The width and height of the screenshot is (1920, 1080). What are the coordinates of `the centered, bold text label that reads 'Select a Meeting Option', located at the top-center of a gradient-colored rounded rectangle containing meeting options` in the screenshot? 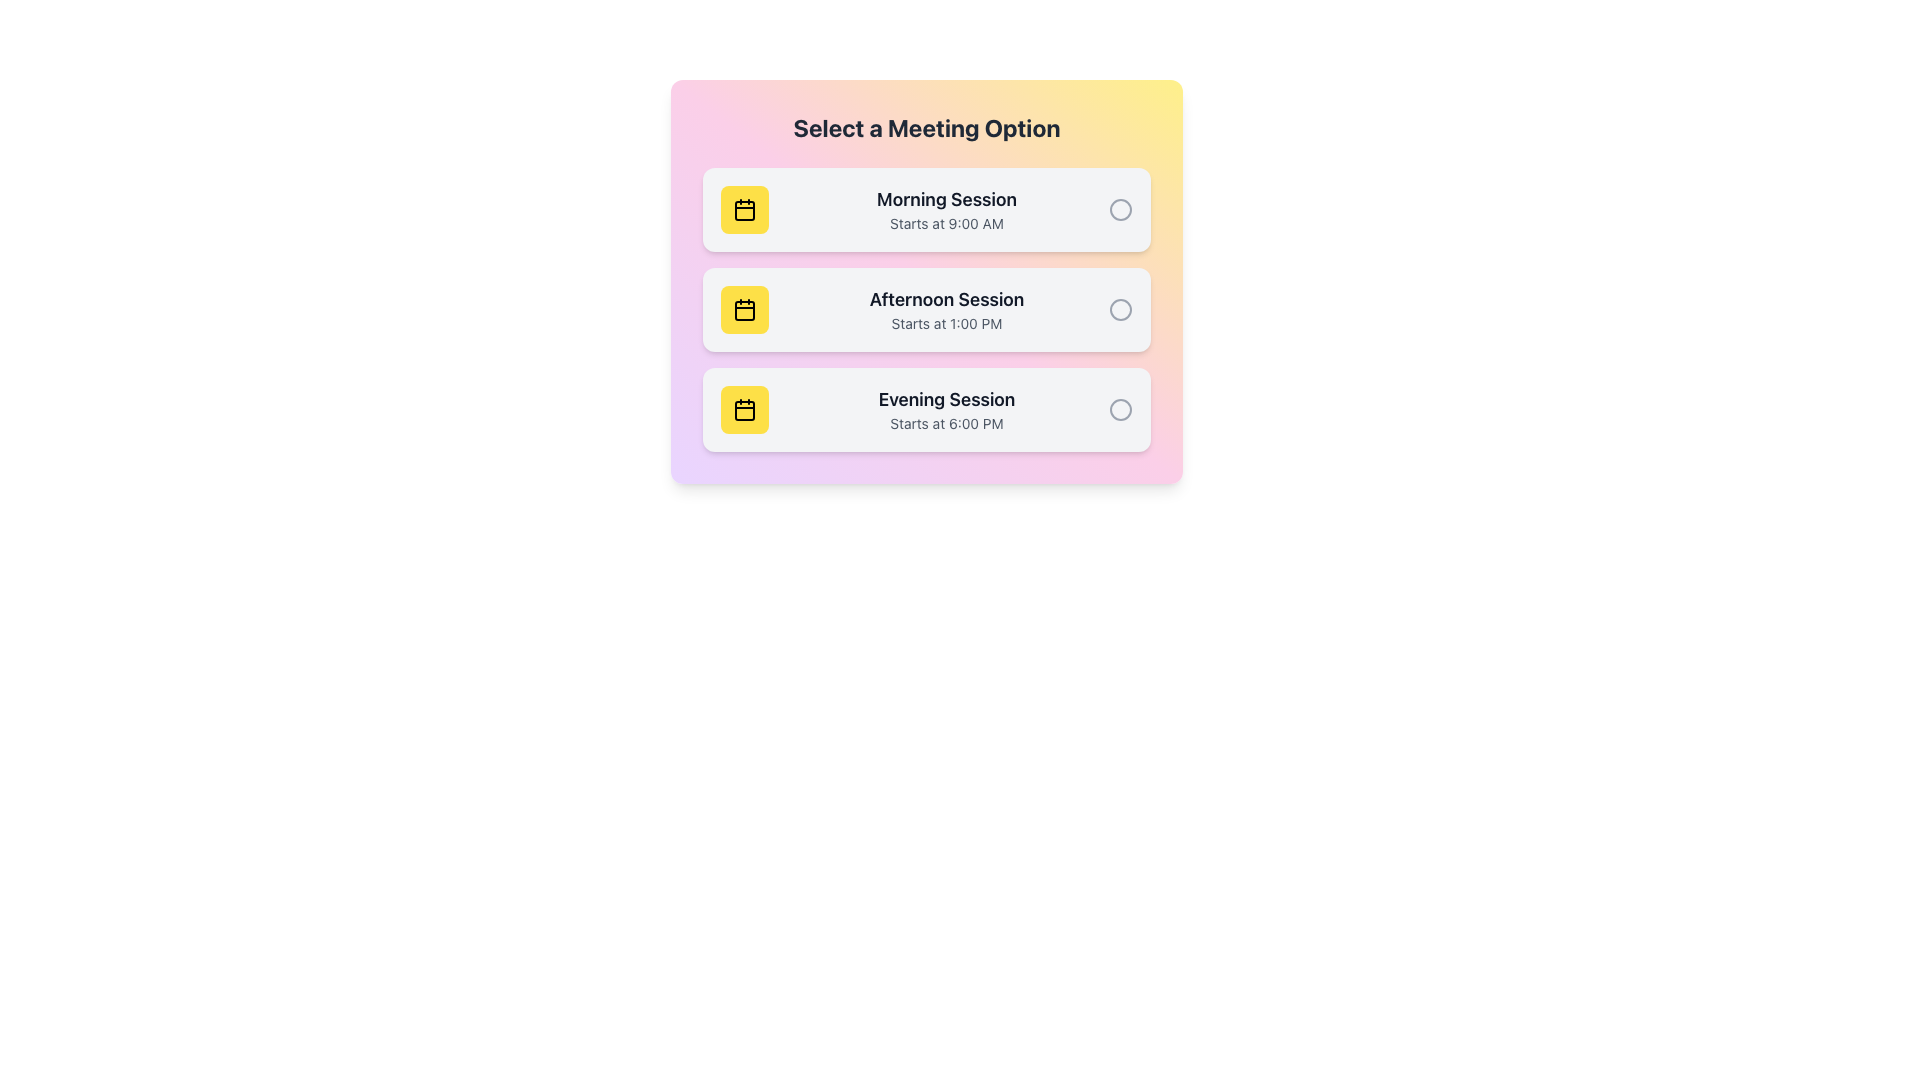 It's located at (925, 127).